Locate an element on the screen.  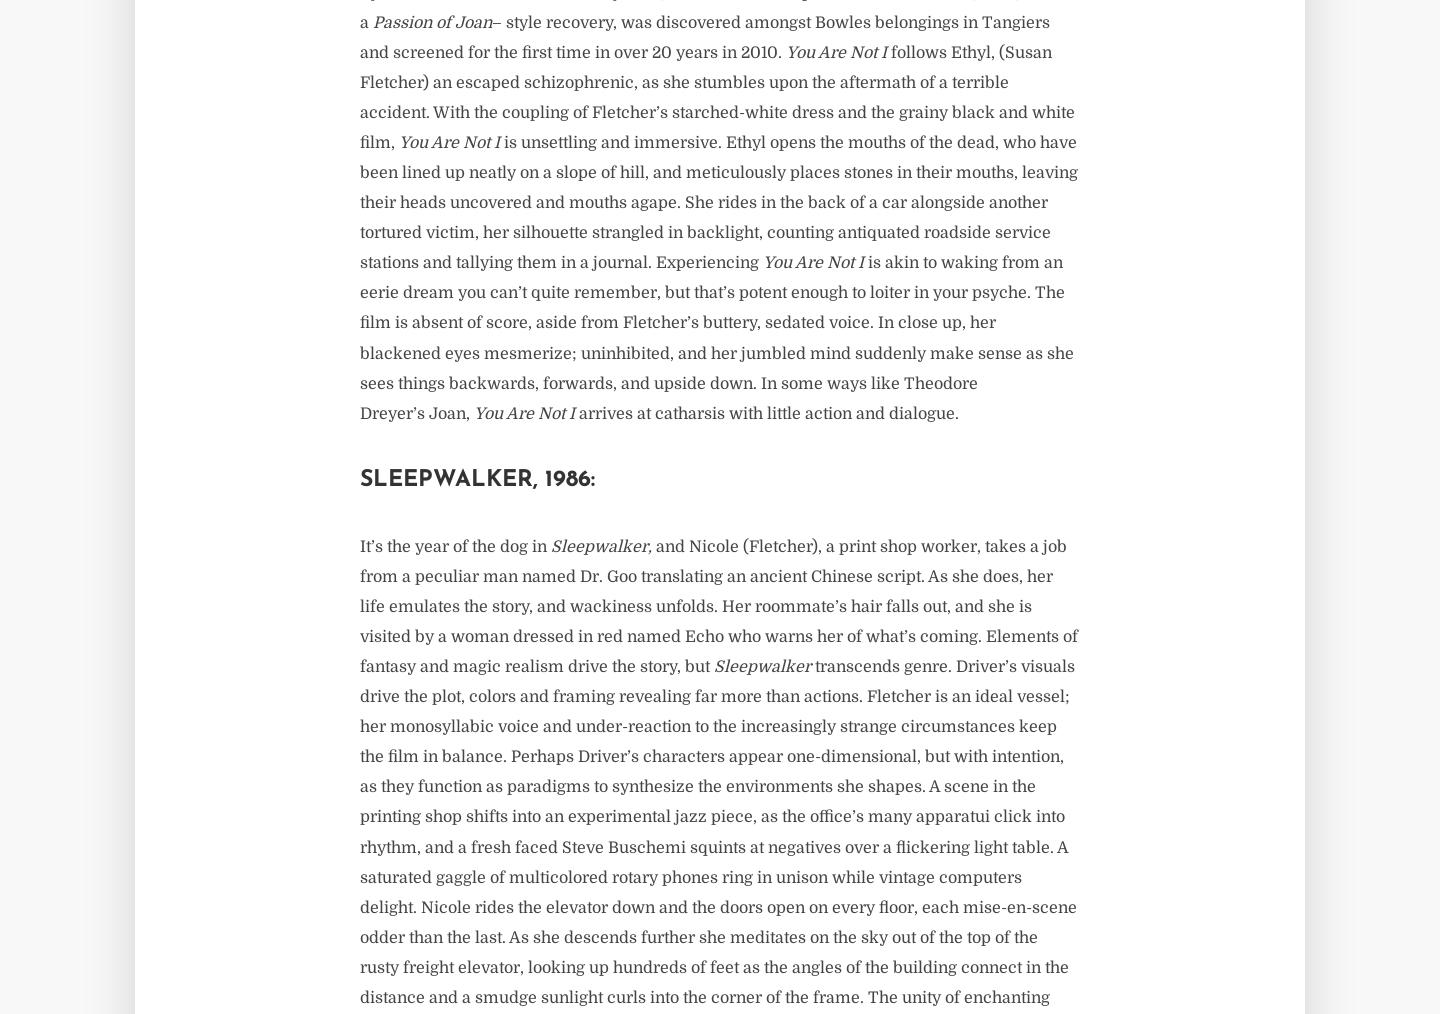
'and Nicole (Fletcher), a print shop worker, takes a job from a peculiar man named Dr. Goo translating an ancient Chinese script. As she does, her life emulates the story, and wackiness unfolds. Her roommate’s hair falls out, and she is visited by a woman dressed in red named Echo who warns her of what’s coming. Elements of fantasy and magic realism drive the story, but' is located at coordinates (718, 606).